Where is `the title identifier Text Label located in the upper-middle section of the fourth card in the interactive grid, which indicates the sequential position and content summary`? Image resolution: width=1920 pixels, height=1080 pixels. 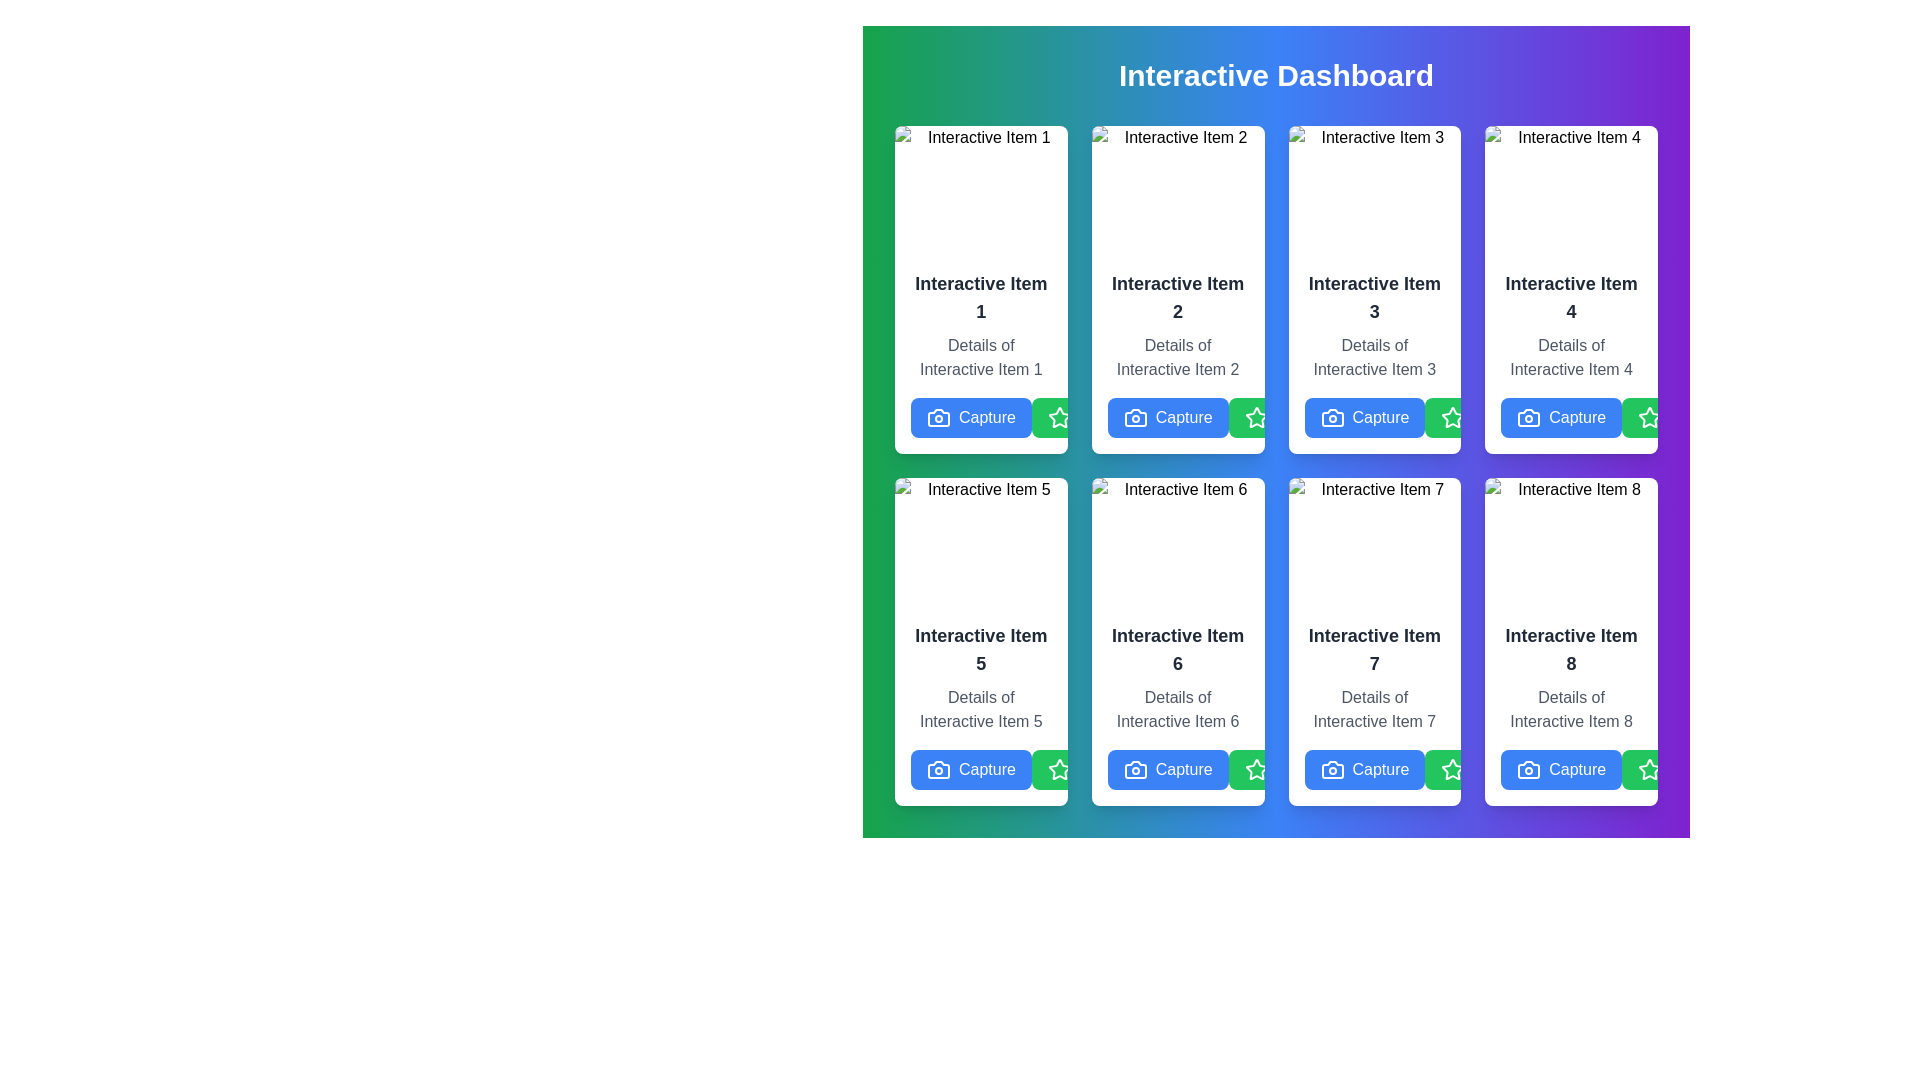
the title identifier Text Label located in the upper-middle section of the fourth card in the interactive grid, which indicates the sequential position and content summary is located at coordinates (1570, 297).